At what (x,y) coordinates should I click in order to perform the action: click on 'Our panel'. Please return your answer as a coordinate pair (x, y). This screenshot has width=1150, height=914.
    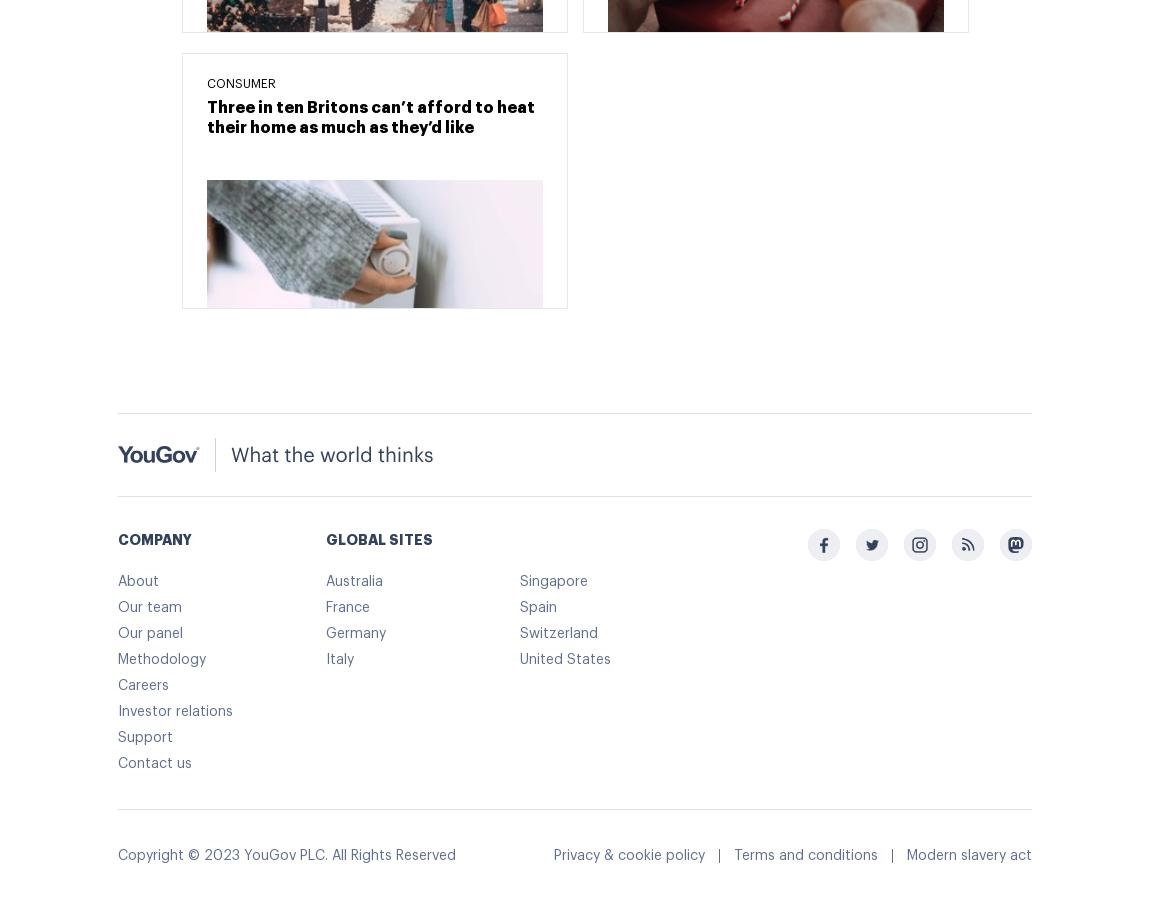
    Looking at the image, I should click on (149, 633).